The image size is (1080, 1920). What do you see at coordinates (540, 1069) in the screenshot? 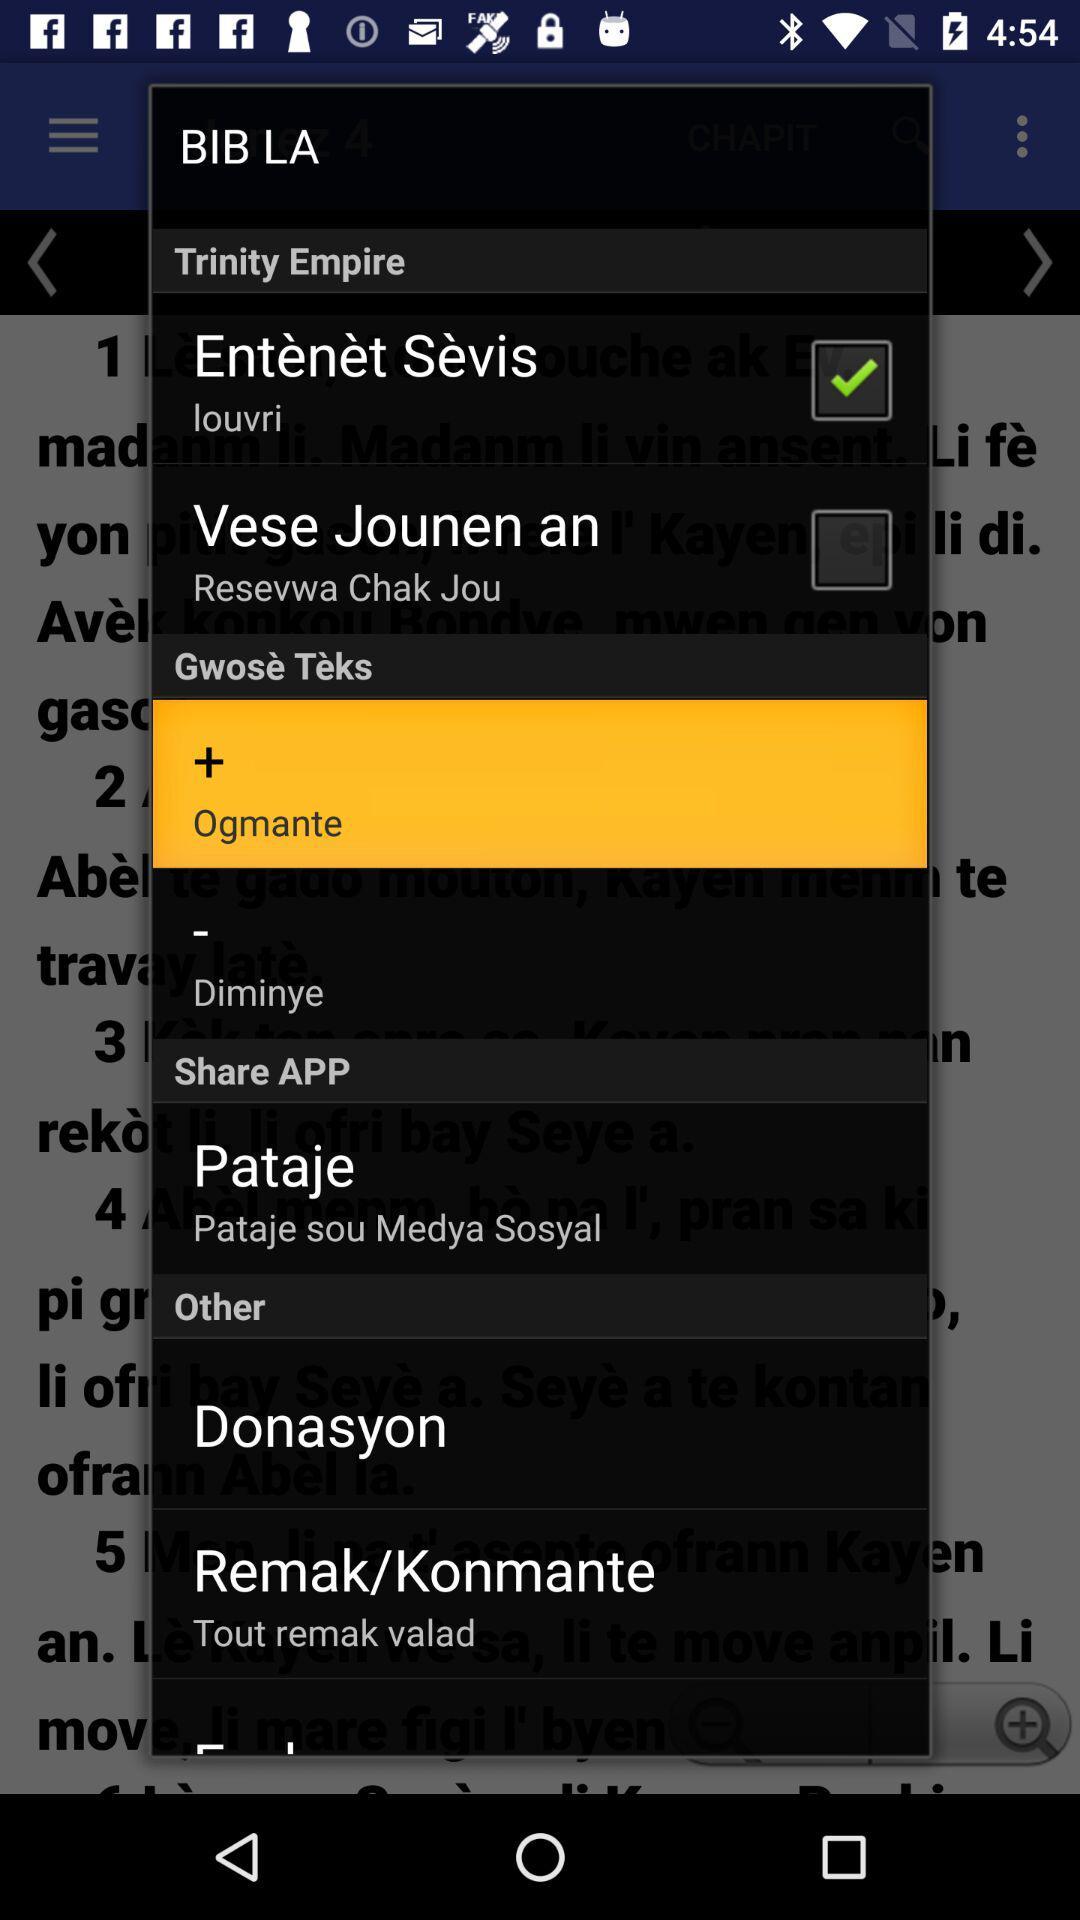
I see `share app app` at bounding box center [540, 1069].